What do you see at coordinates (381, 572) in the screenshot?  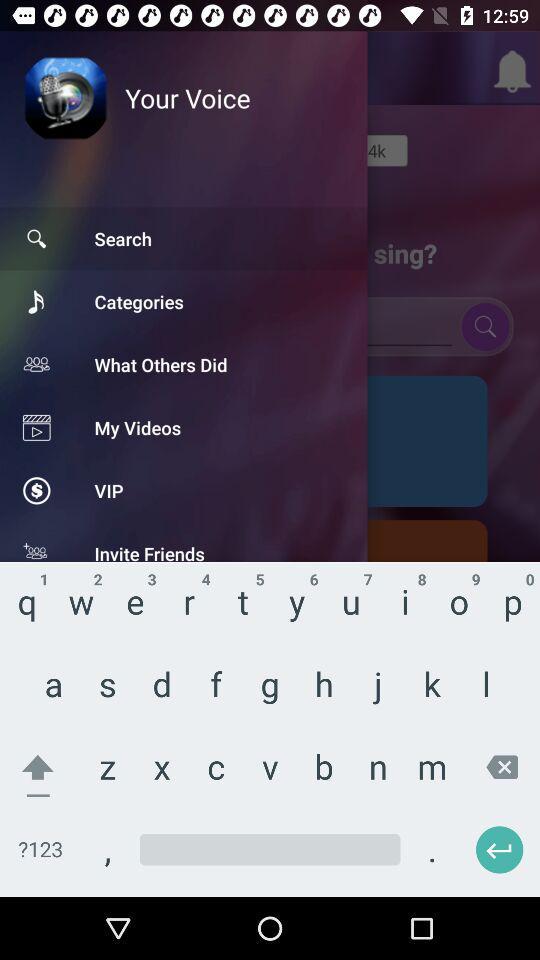 I see `the alphabets from y to o in the first row of the keyboard` at bounding box center [381, 572].